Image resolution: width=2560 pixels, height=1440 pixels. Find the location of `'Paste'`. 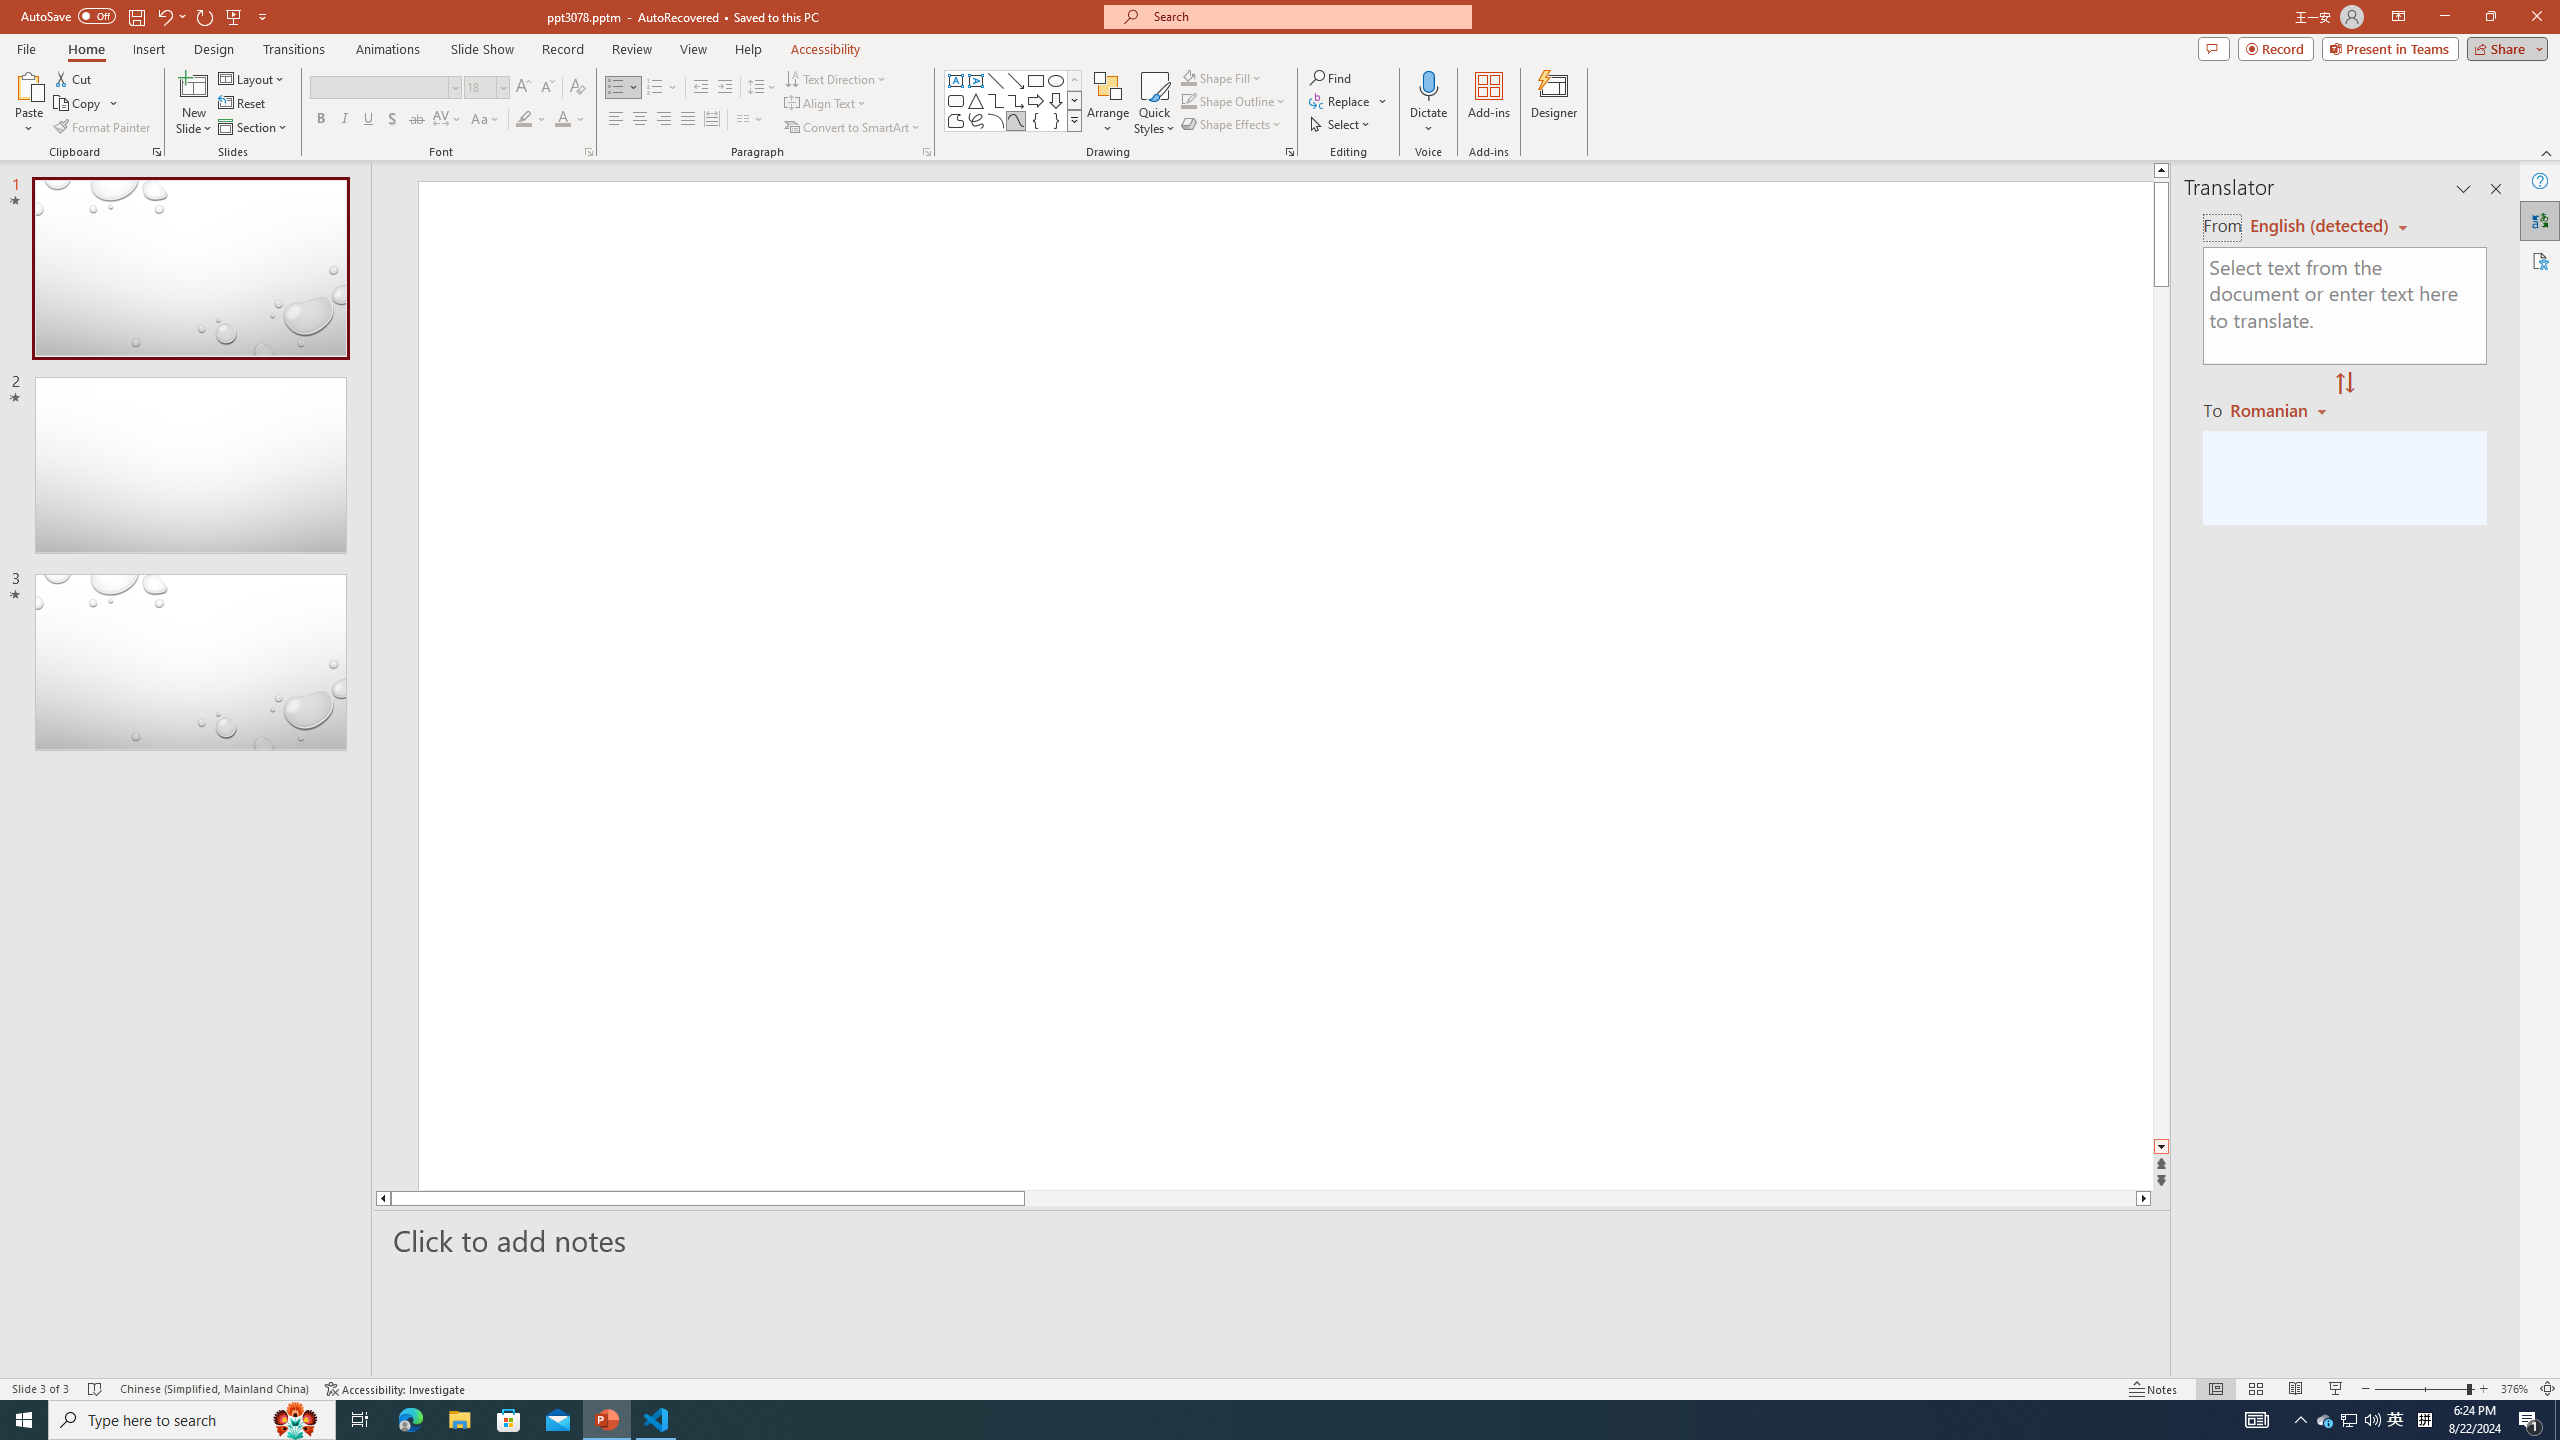

'Paste' is located at coordinates (28, 84).